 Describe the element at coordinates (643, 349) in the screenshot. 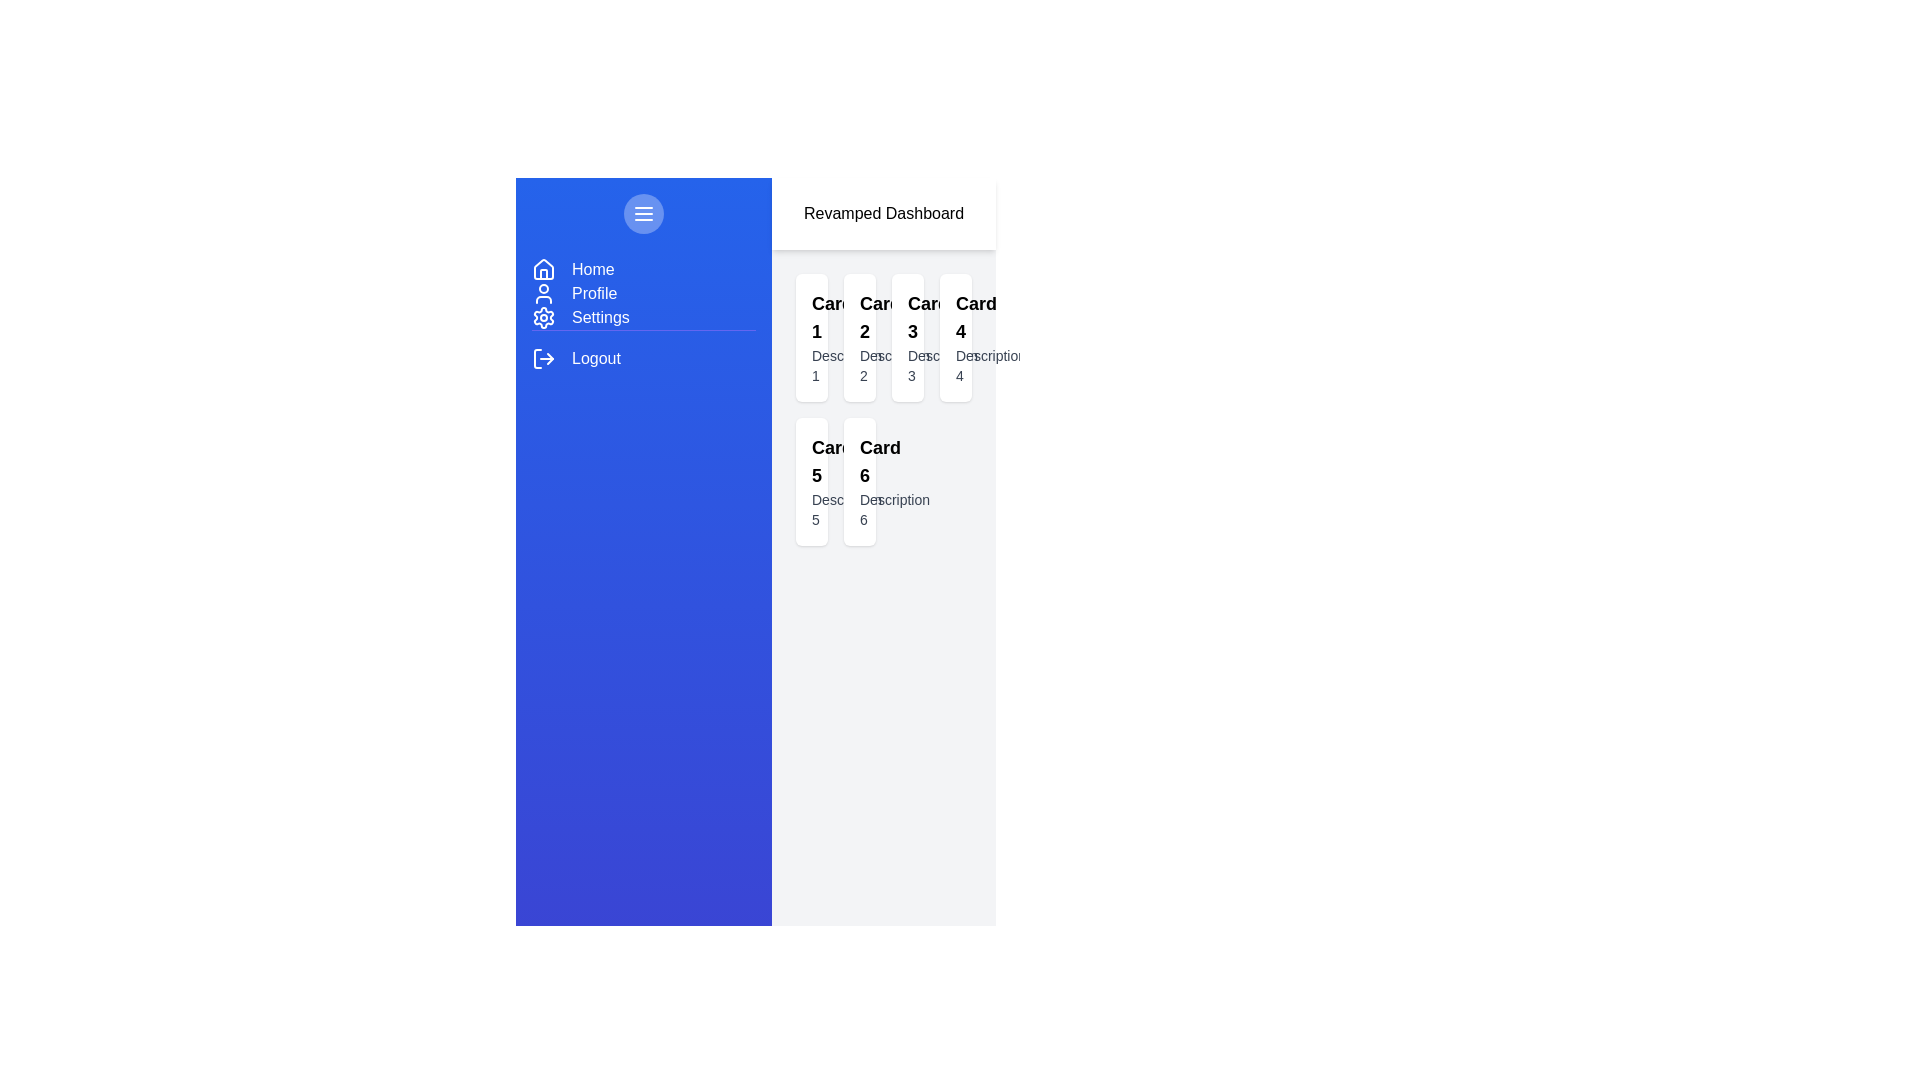

I see `the 'Logout' navigation menu item located at the bottom of the navigation menu` at that location.